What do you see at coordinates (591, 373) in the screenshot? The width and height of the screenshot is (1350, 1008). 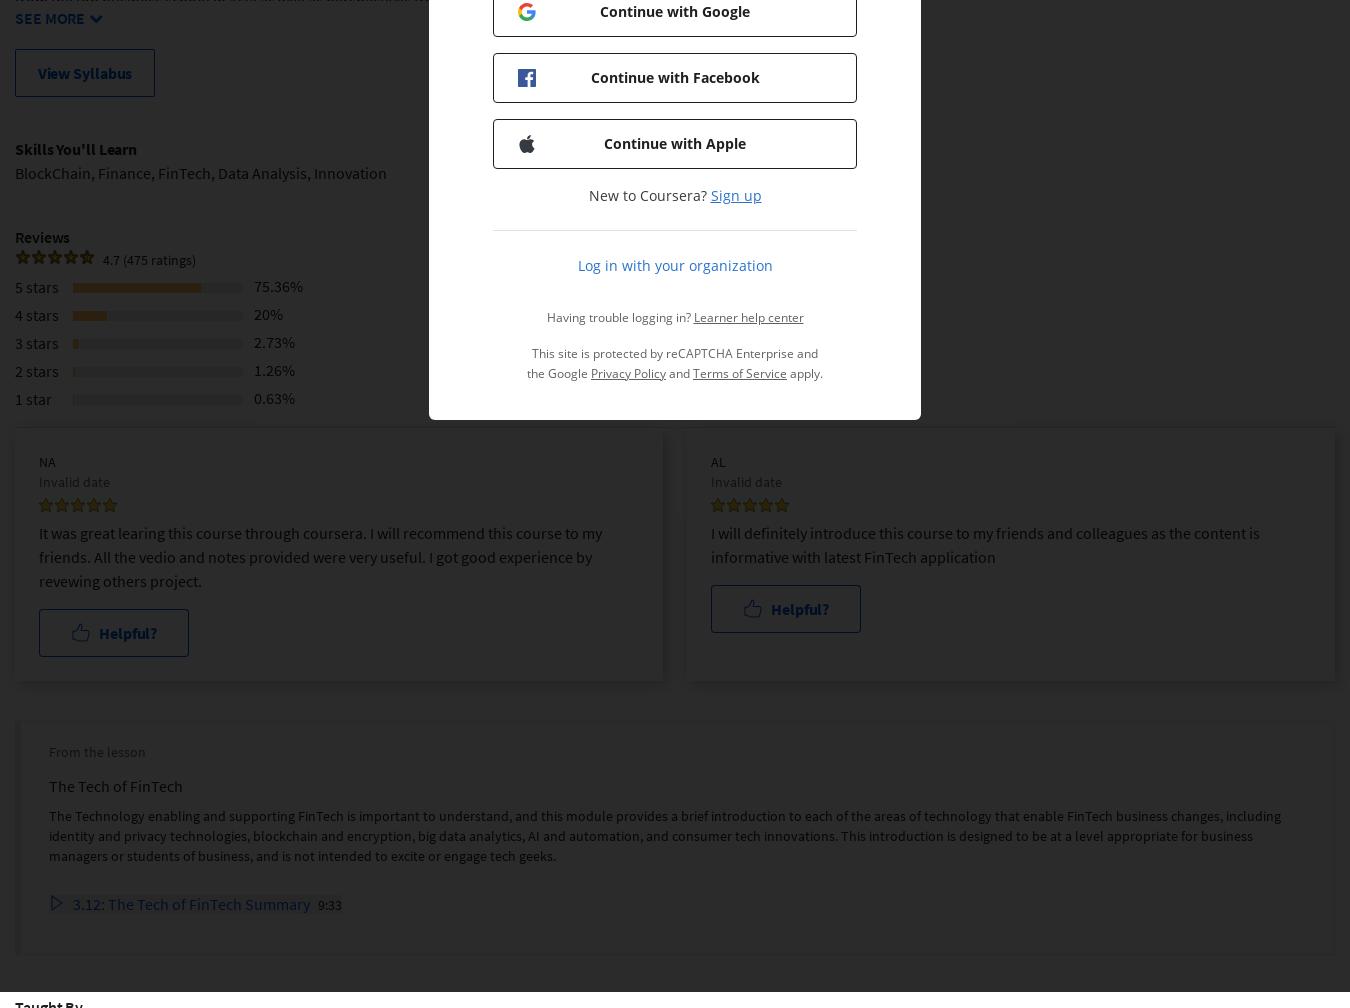 I see `'Privacy Policy'` at bounding box center [591, 373].